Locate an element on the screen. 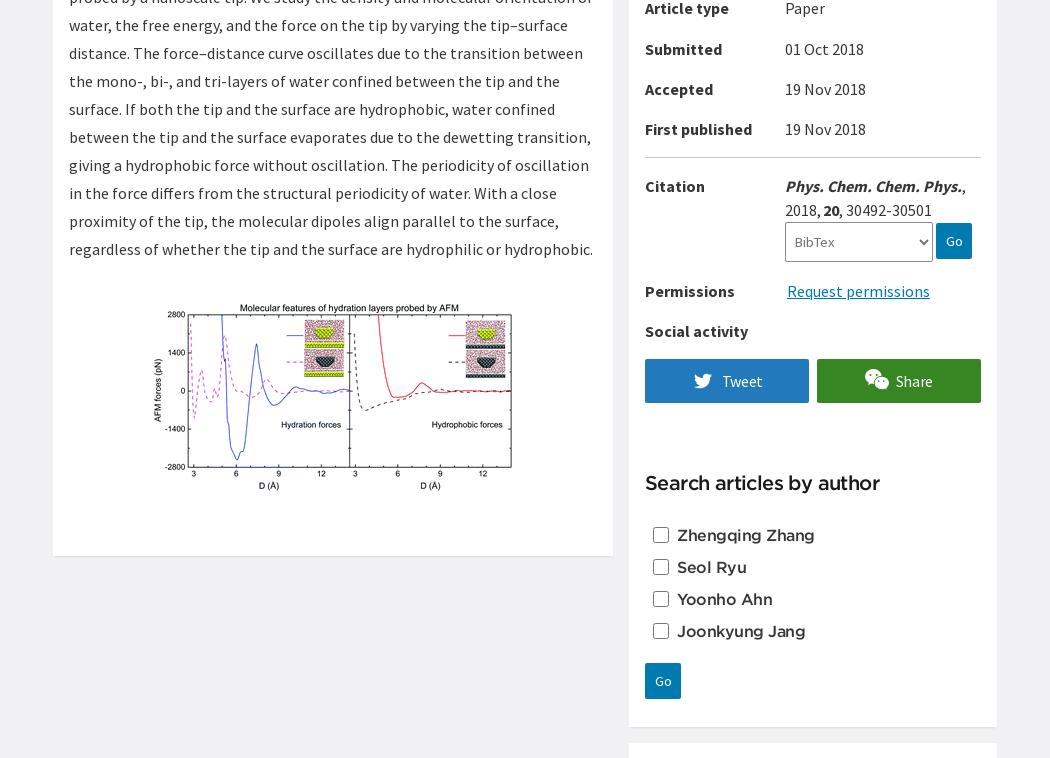 This screenshot has width=1050, height=758. 'Yoonho Ahn' is located at coordinates (723, 598).